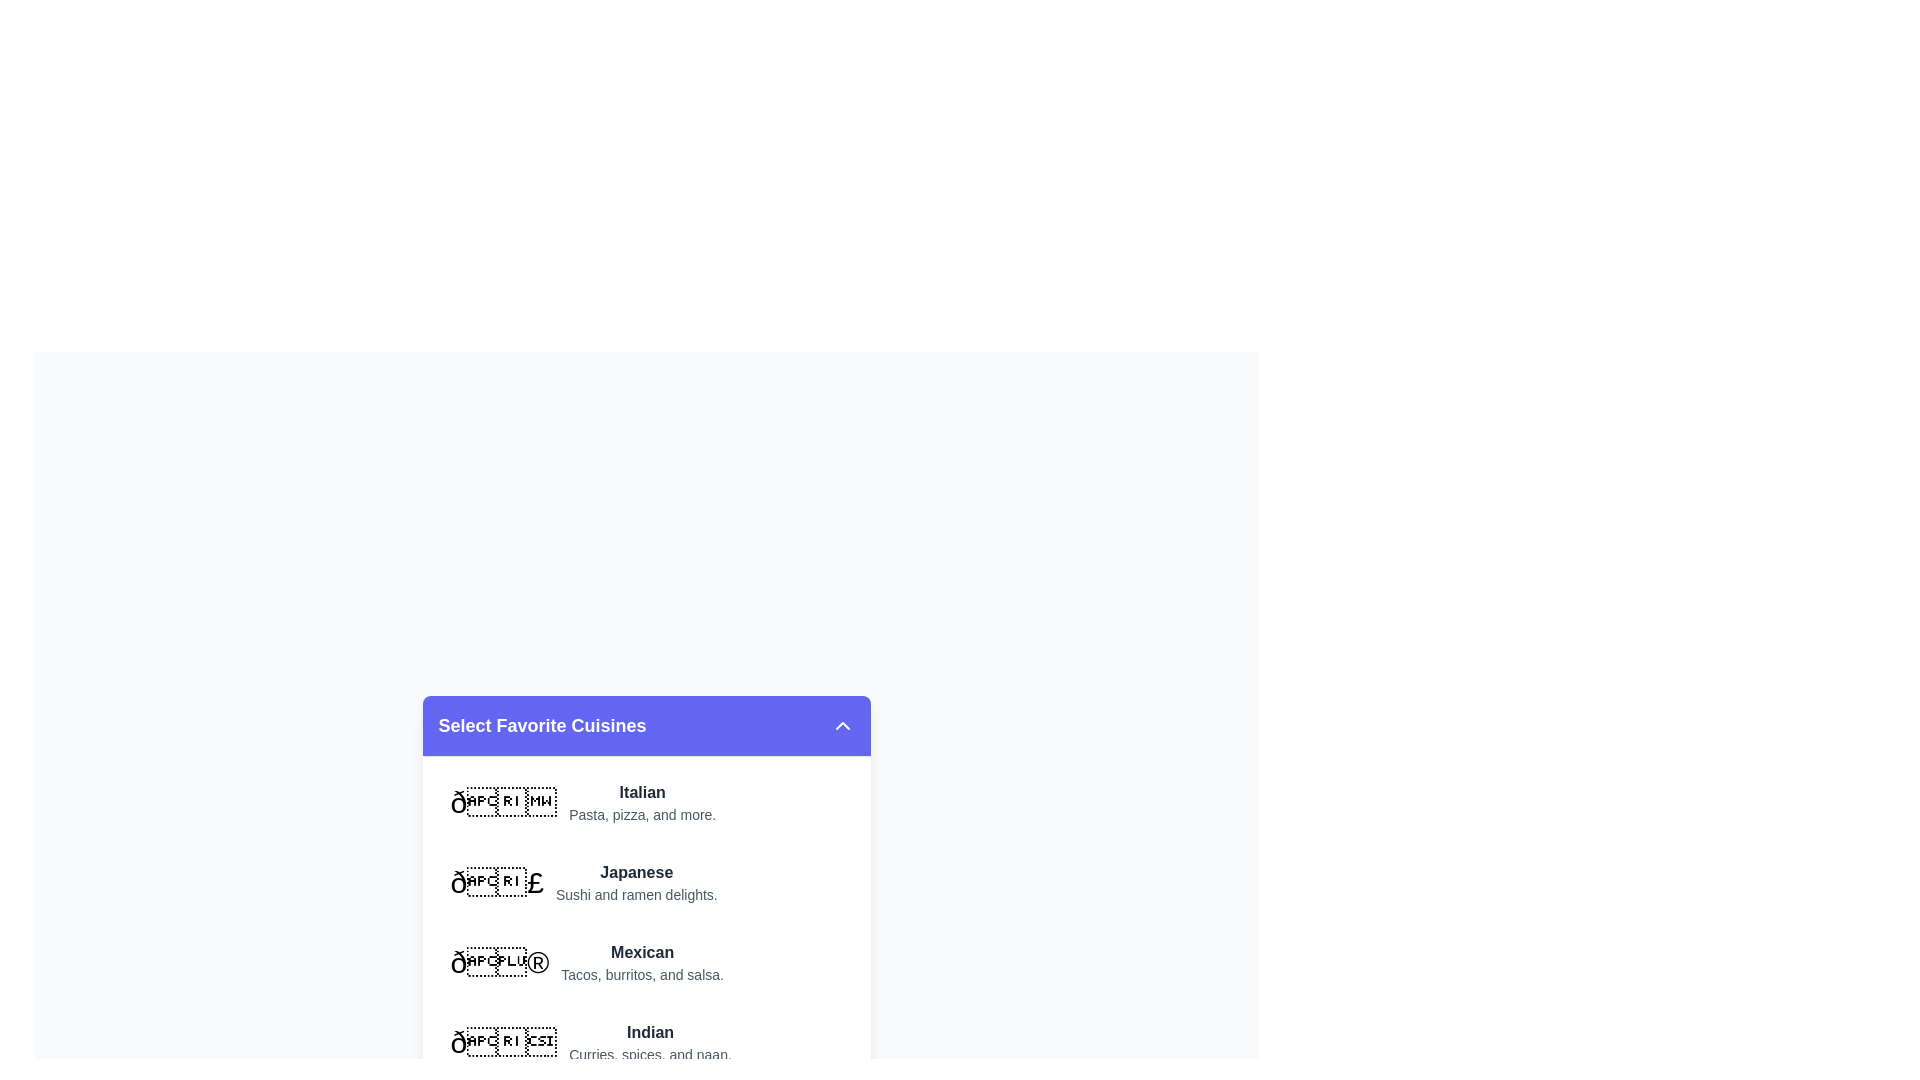  Describe the element at coordinates (642, 951) in the screenshot. I see `the label displaying the word 'Mexican', which is styled in semibold font and dark gray color, located in the vertical list of cuisines under 'Select Favorite Cuisines'` at that location.